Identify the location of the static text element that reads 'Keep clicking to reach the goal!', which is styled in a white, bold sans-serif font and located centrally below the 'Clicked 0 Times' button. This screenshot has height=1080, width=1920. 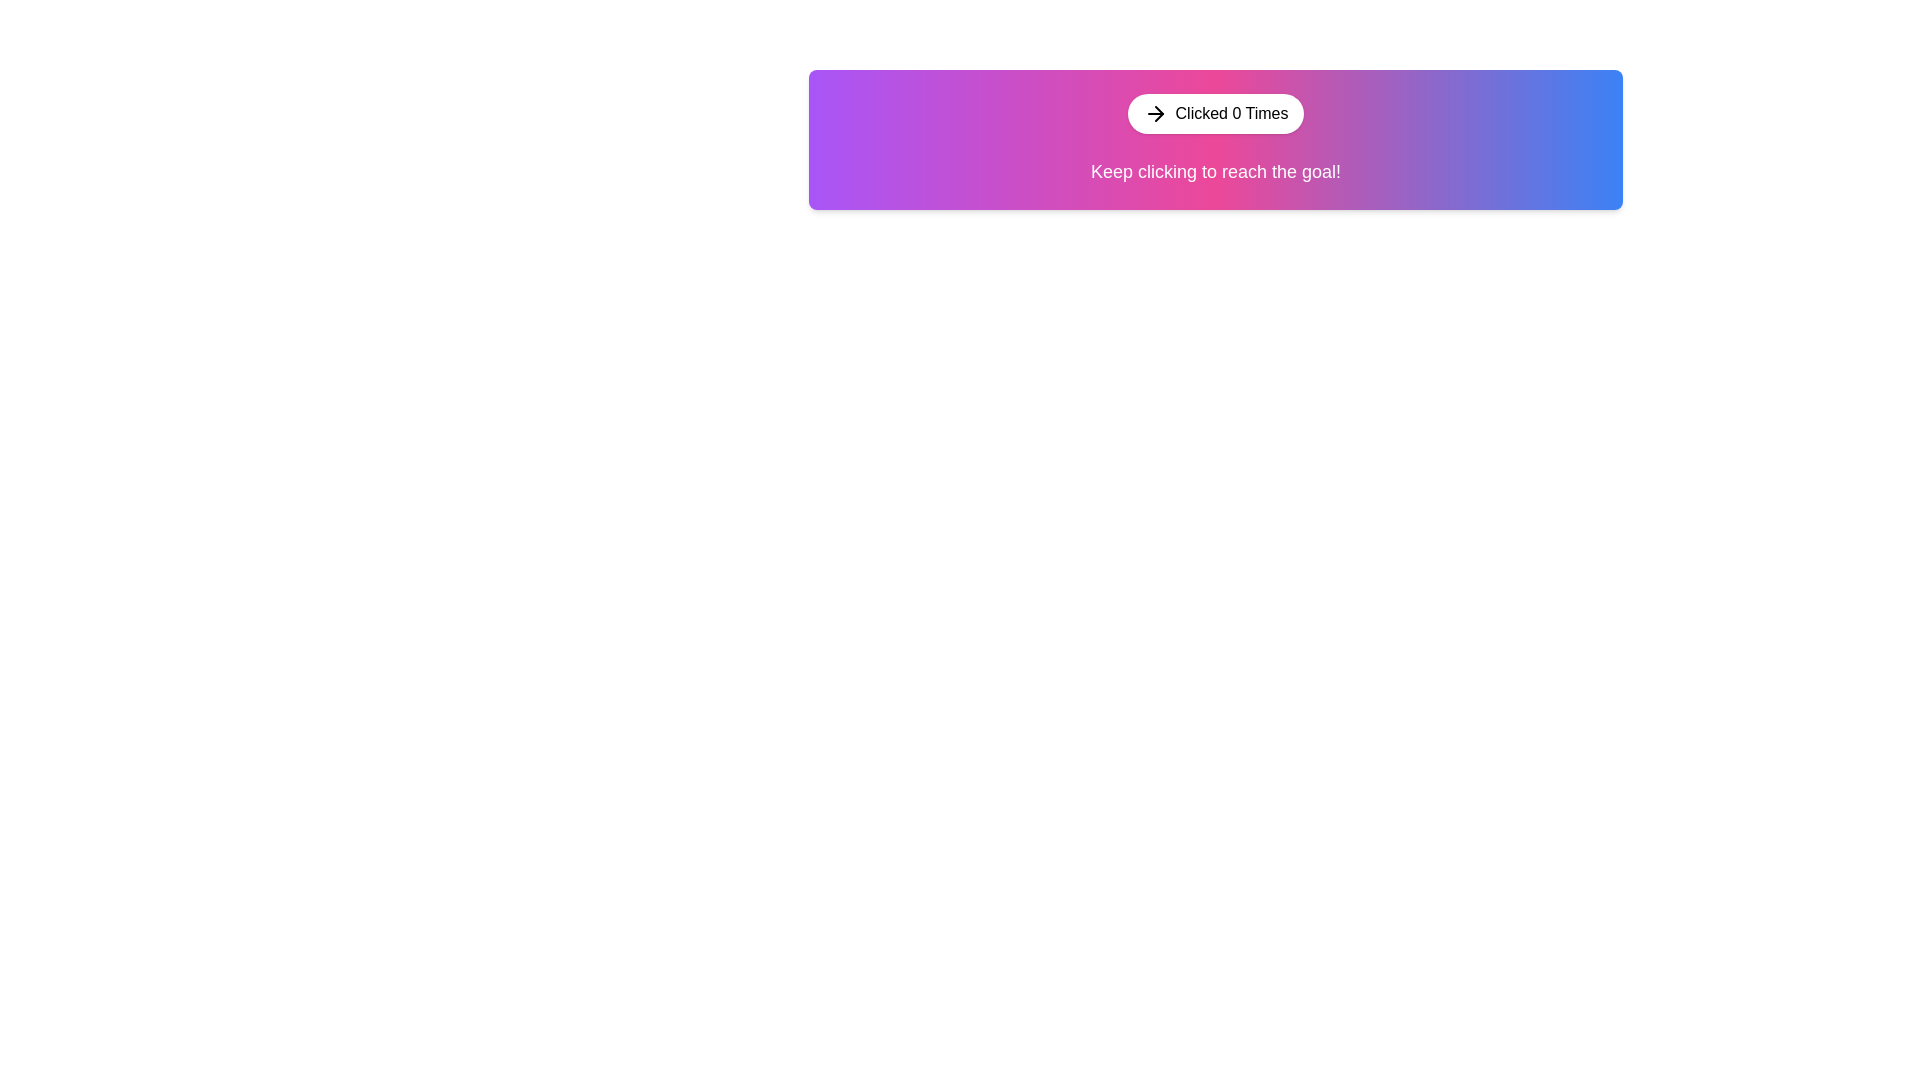
(1214, 171).